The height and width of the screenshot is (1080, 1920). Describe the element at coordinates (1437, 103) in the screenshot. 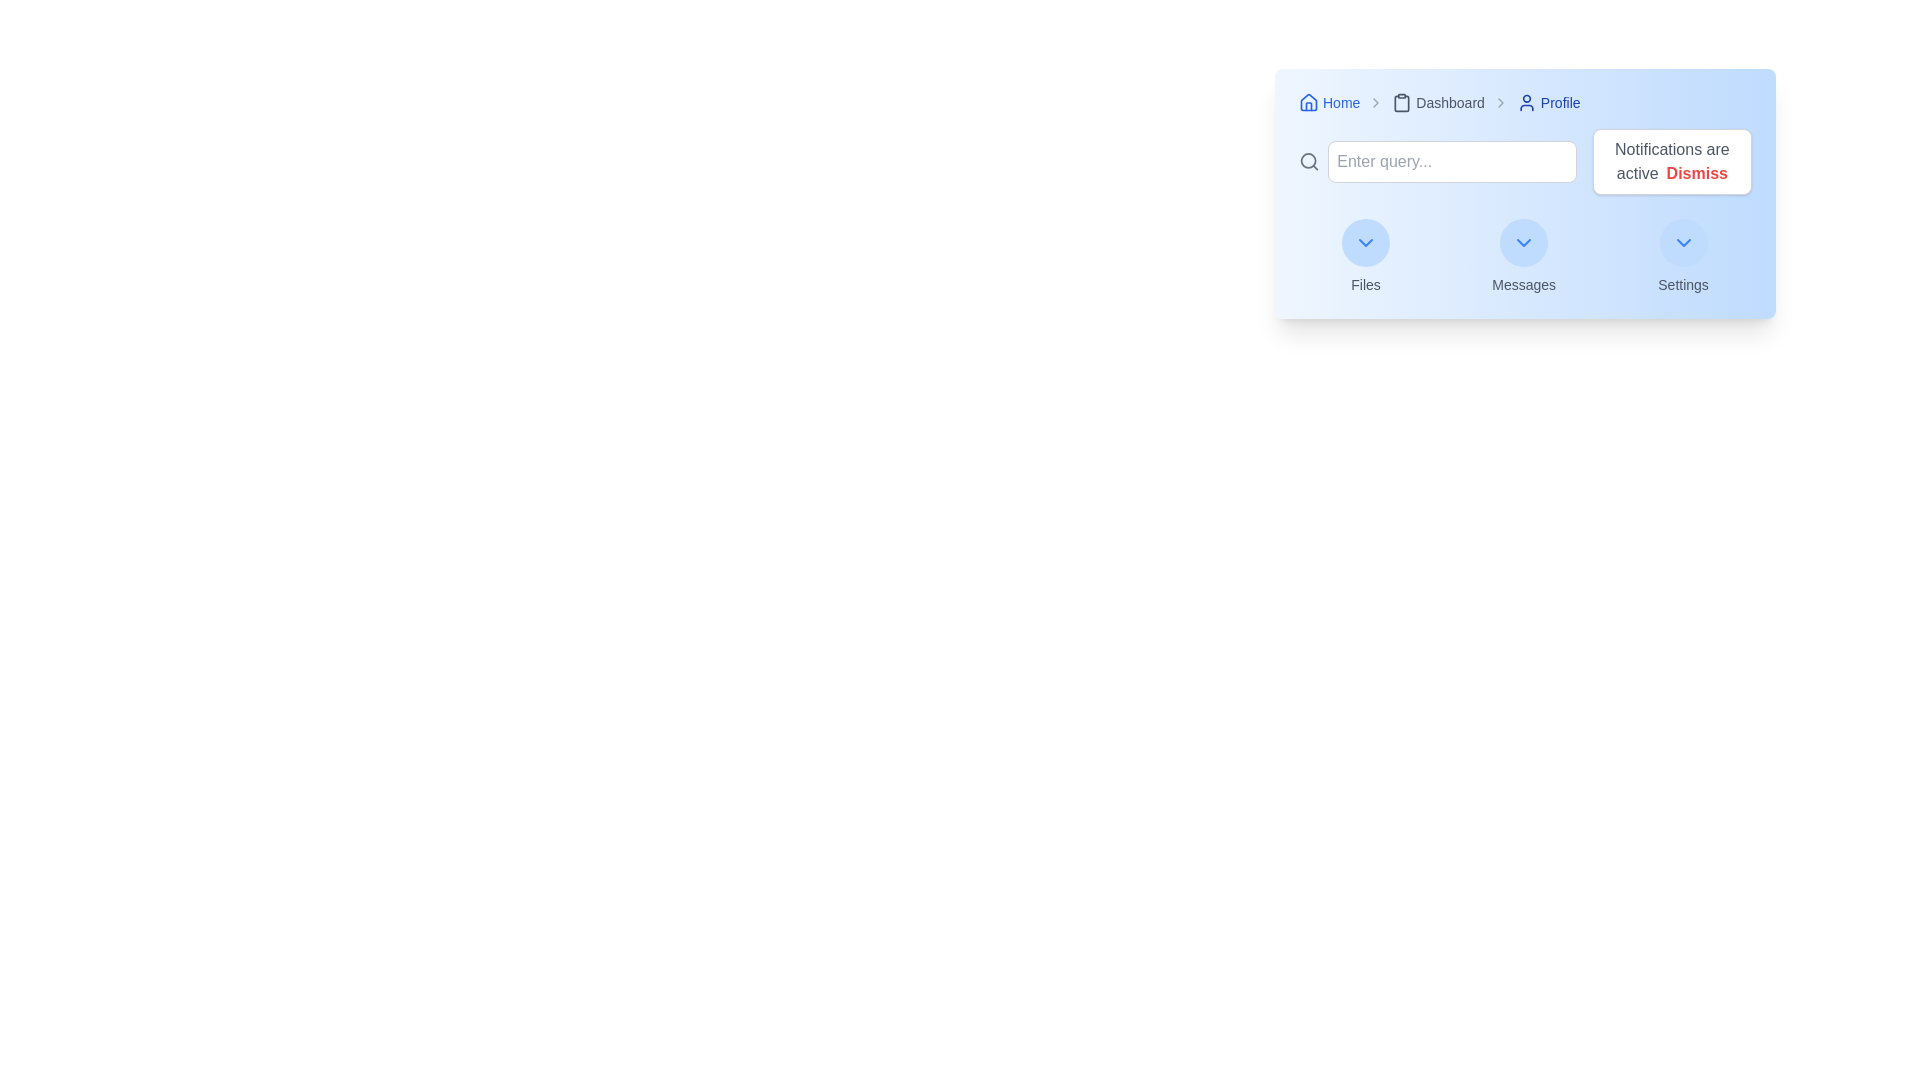

I see `the 'Dashboard' hyperlink in the breadcrumb navigation bar` at that location.